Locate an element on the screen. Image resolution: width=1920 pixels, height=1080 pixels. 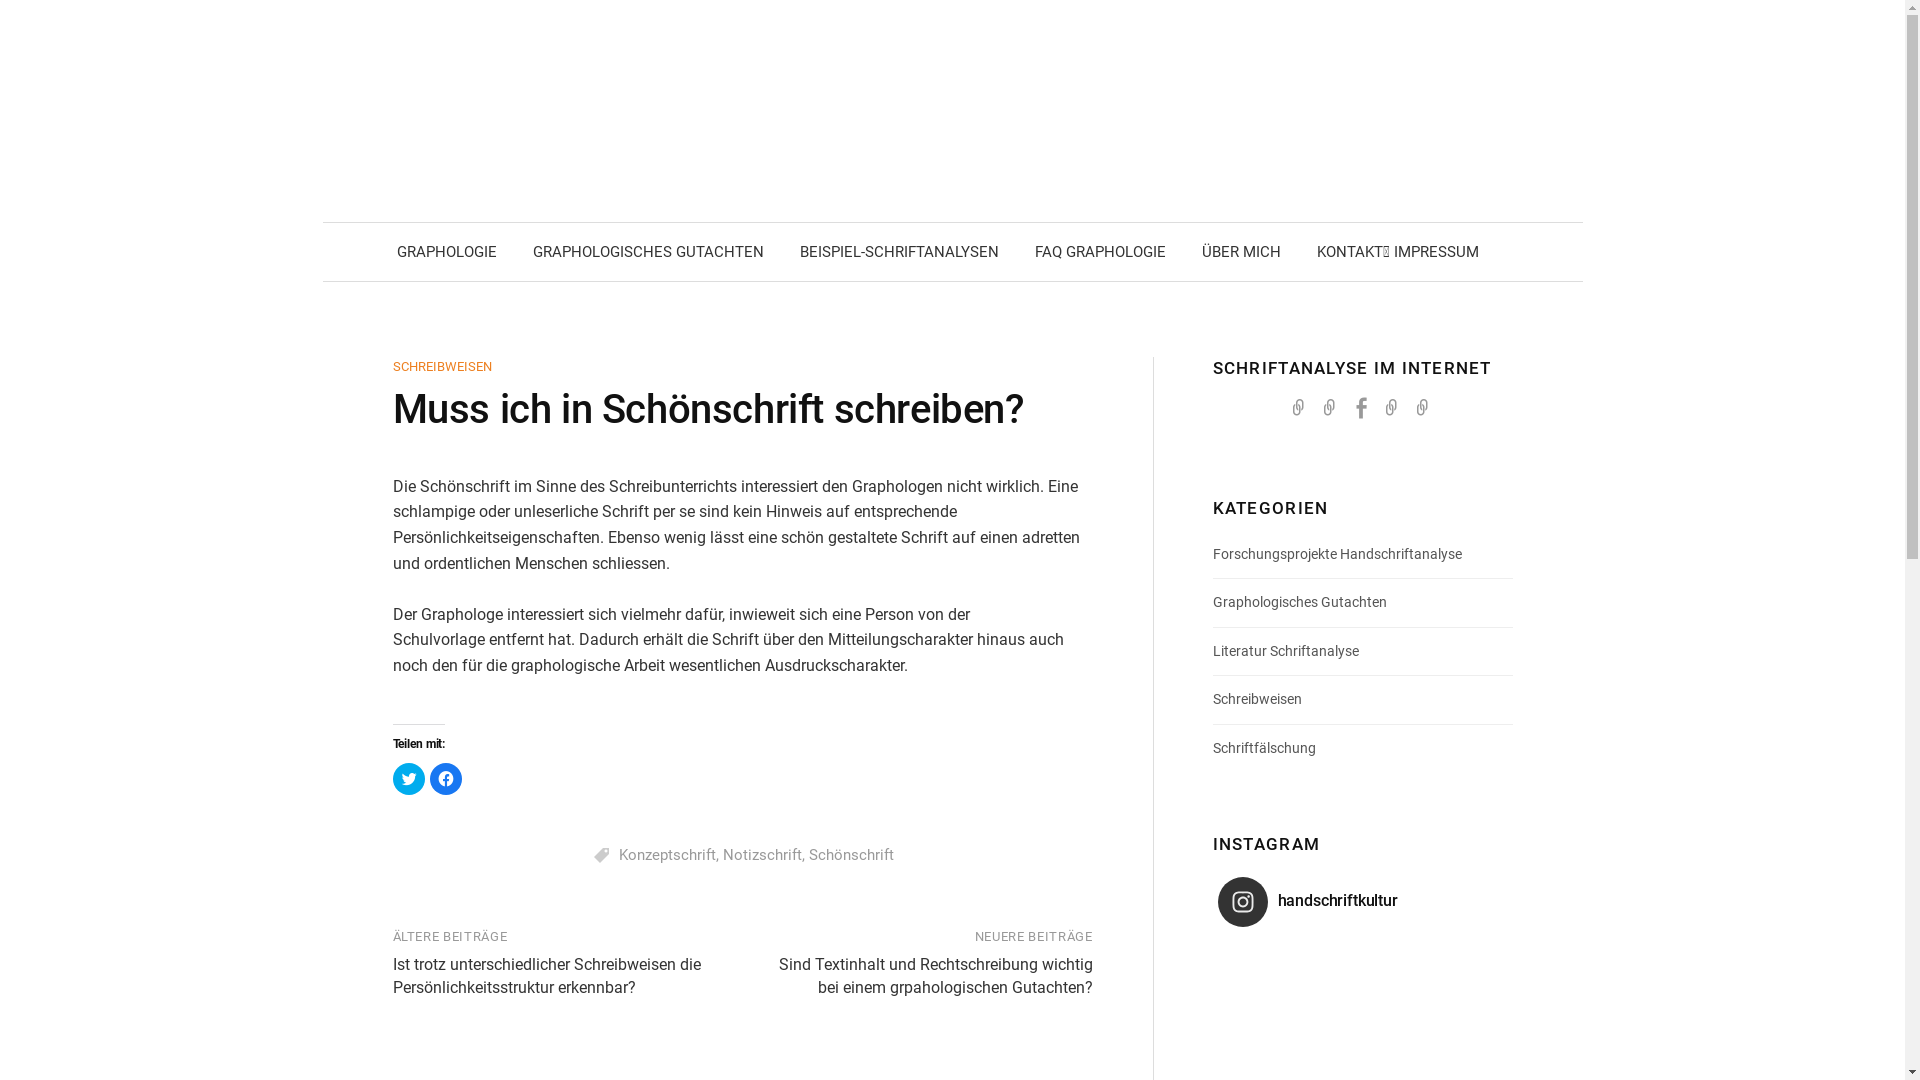
'handschriftkultur' is located at coordinates (1333, 902).